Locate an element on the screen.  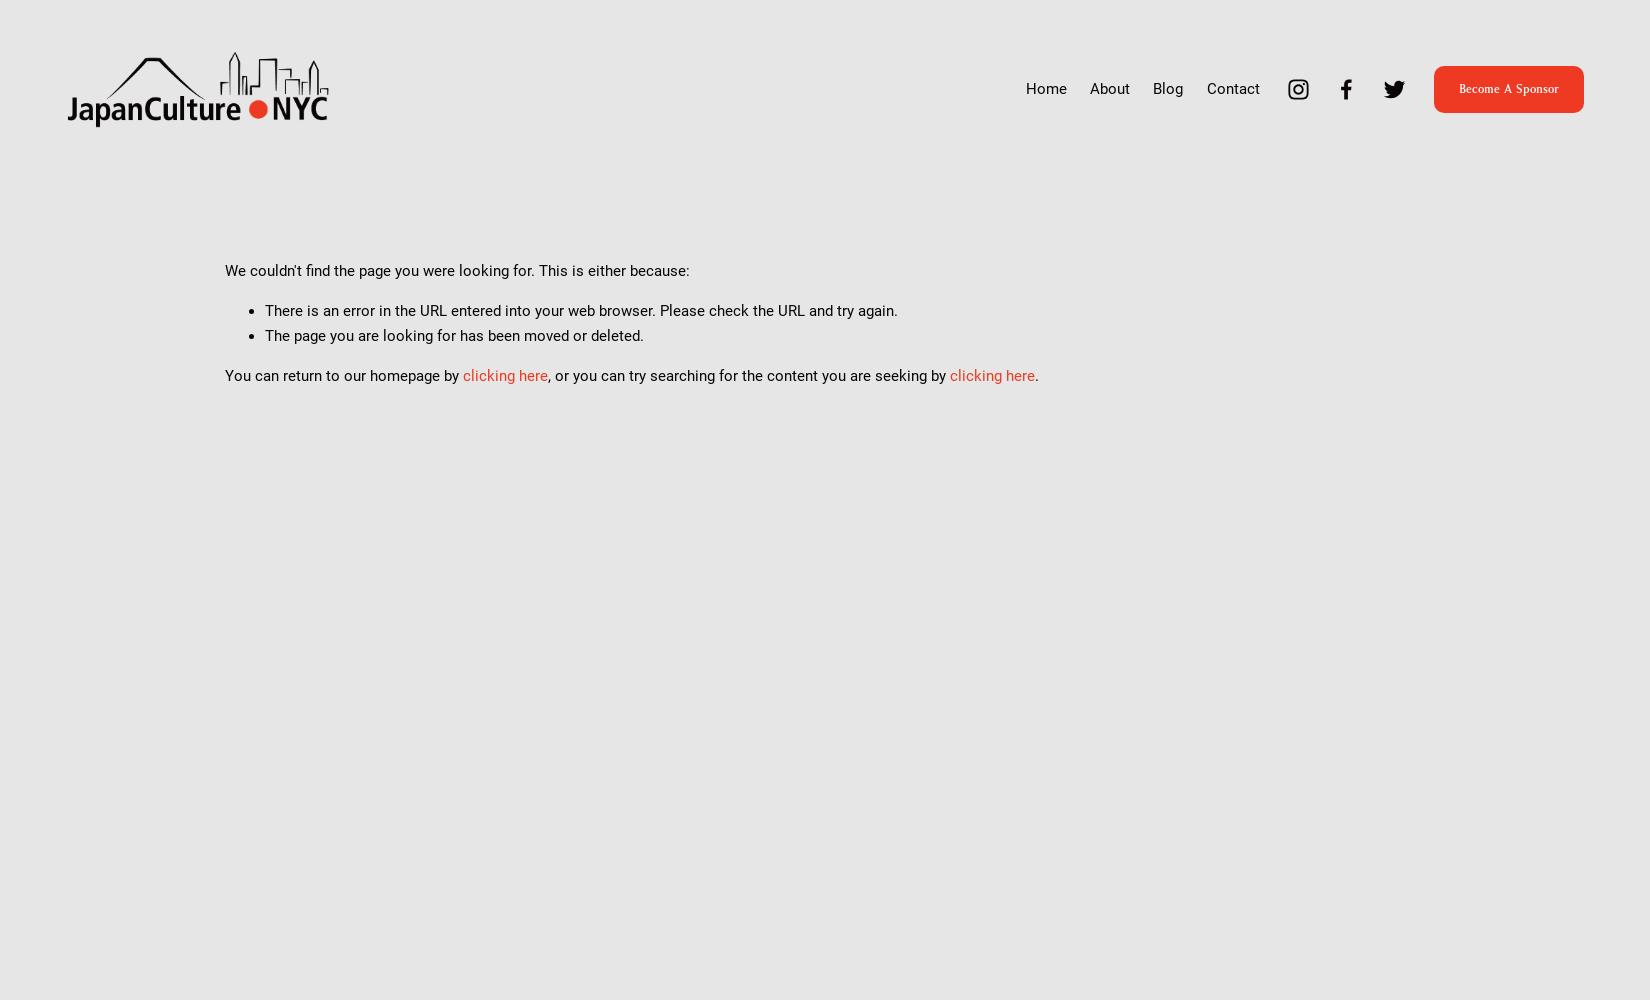
'Blog' is located at coordinates (1168, 88).